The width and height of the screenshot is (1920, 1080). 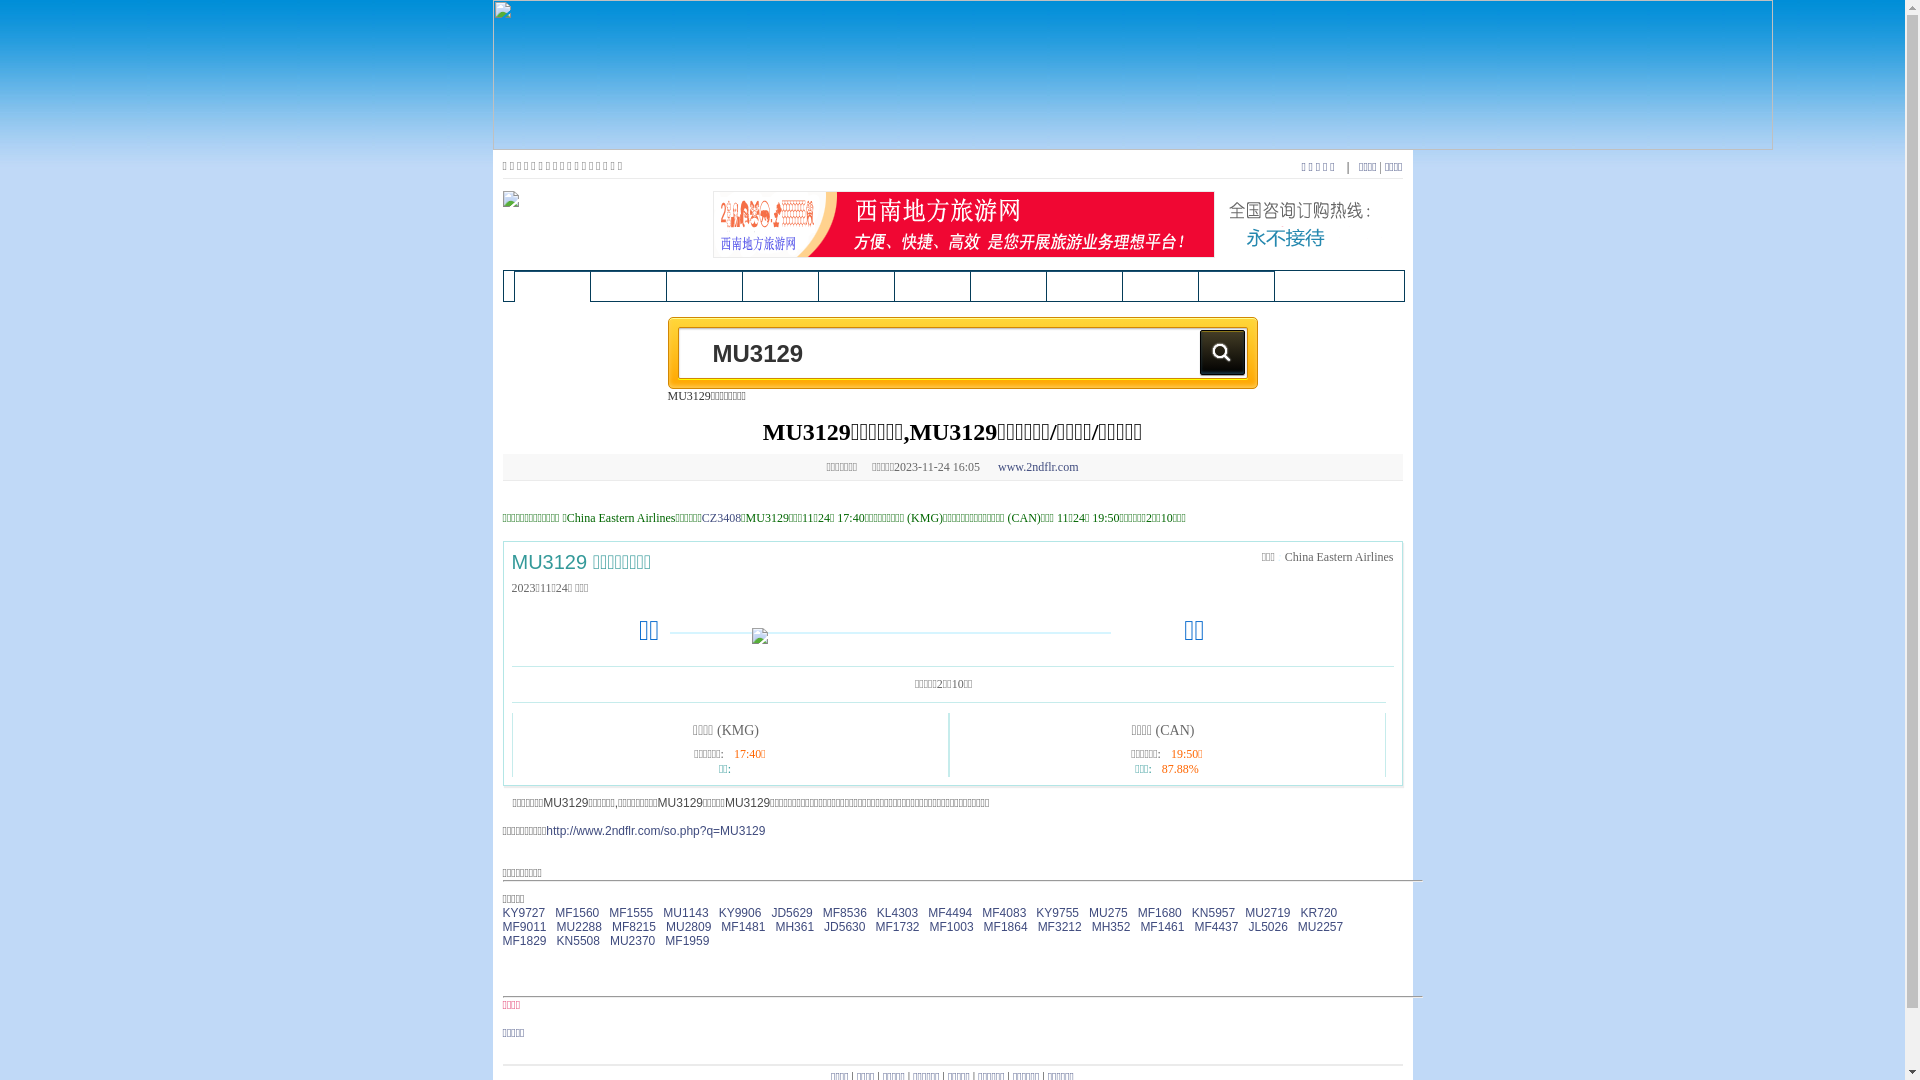 I want to click on 'MF1732', so click(x=874, y=926).